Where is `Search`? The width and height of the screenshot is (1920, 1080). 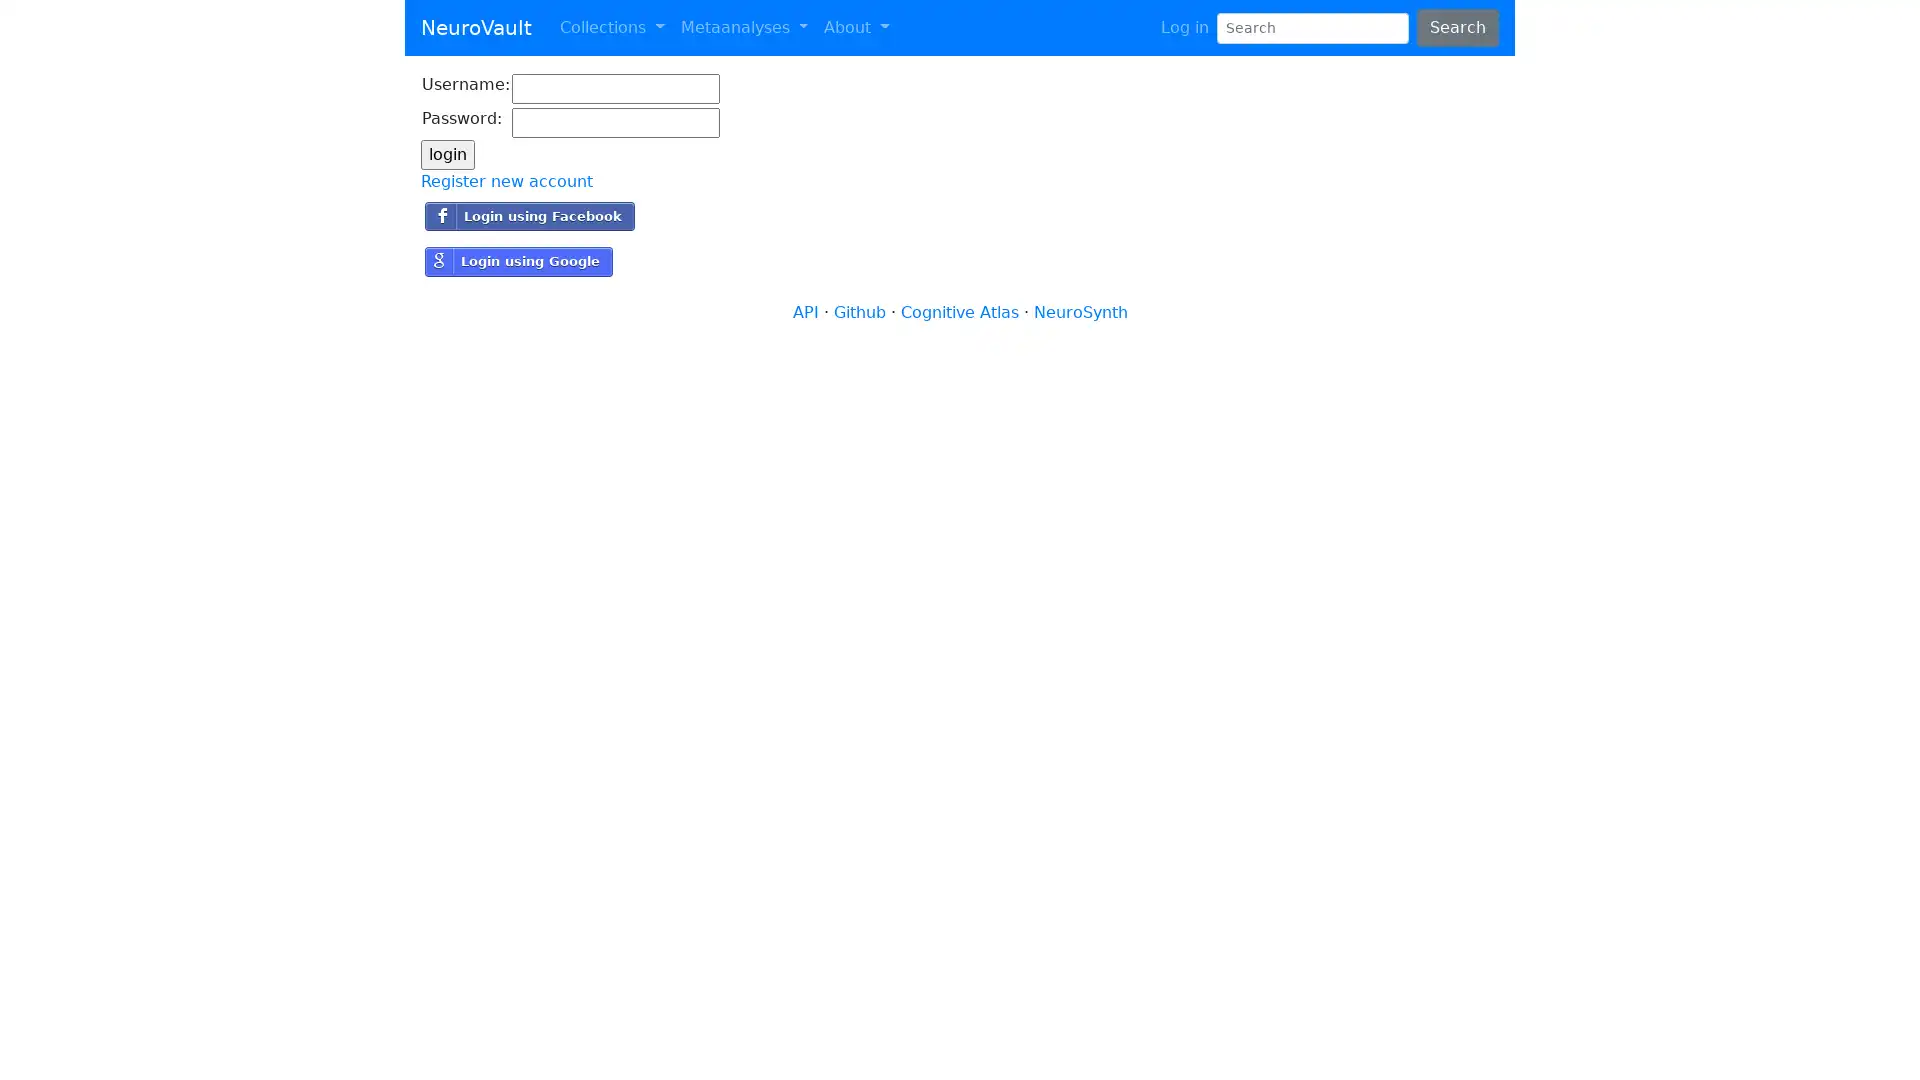
Search is located at coordinates (1457, 27).